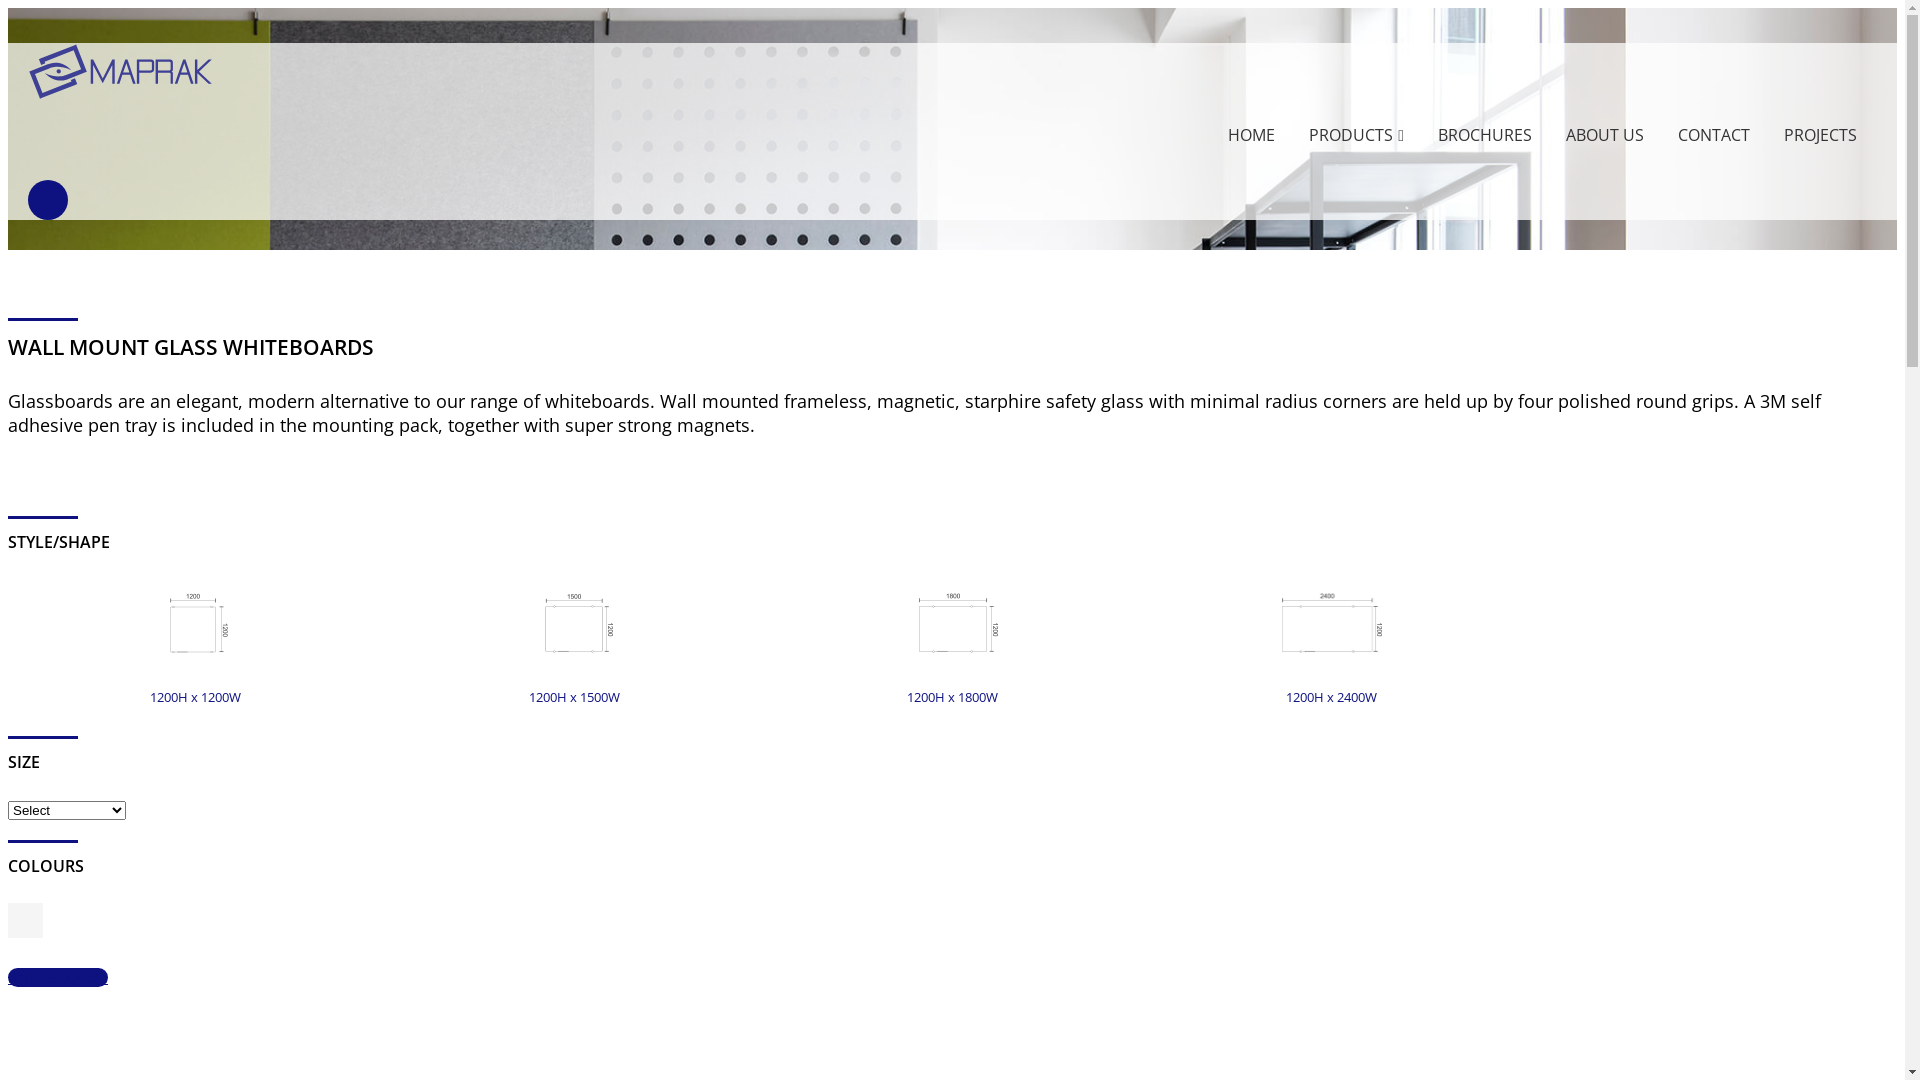 The height and width of the screenshot is (1080, 1920). What do you see at coordinates (1673, 135) in the screenshot?
I see `'CONTACT'` at bounding box center [1673, 135].